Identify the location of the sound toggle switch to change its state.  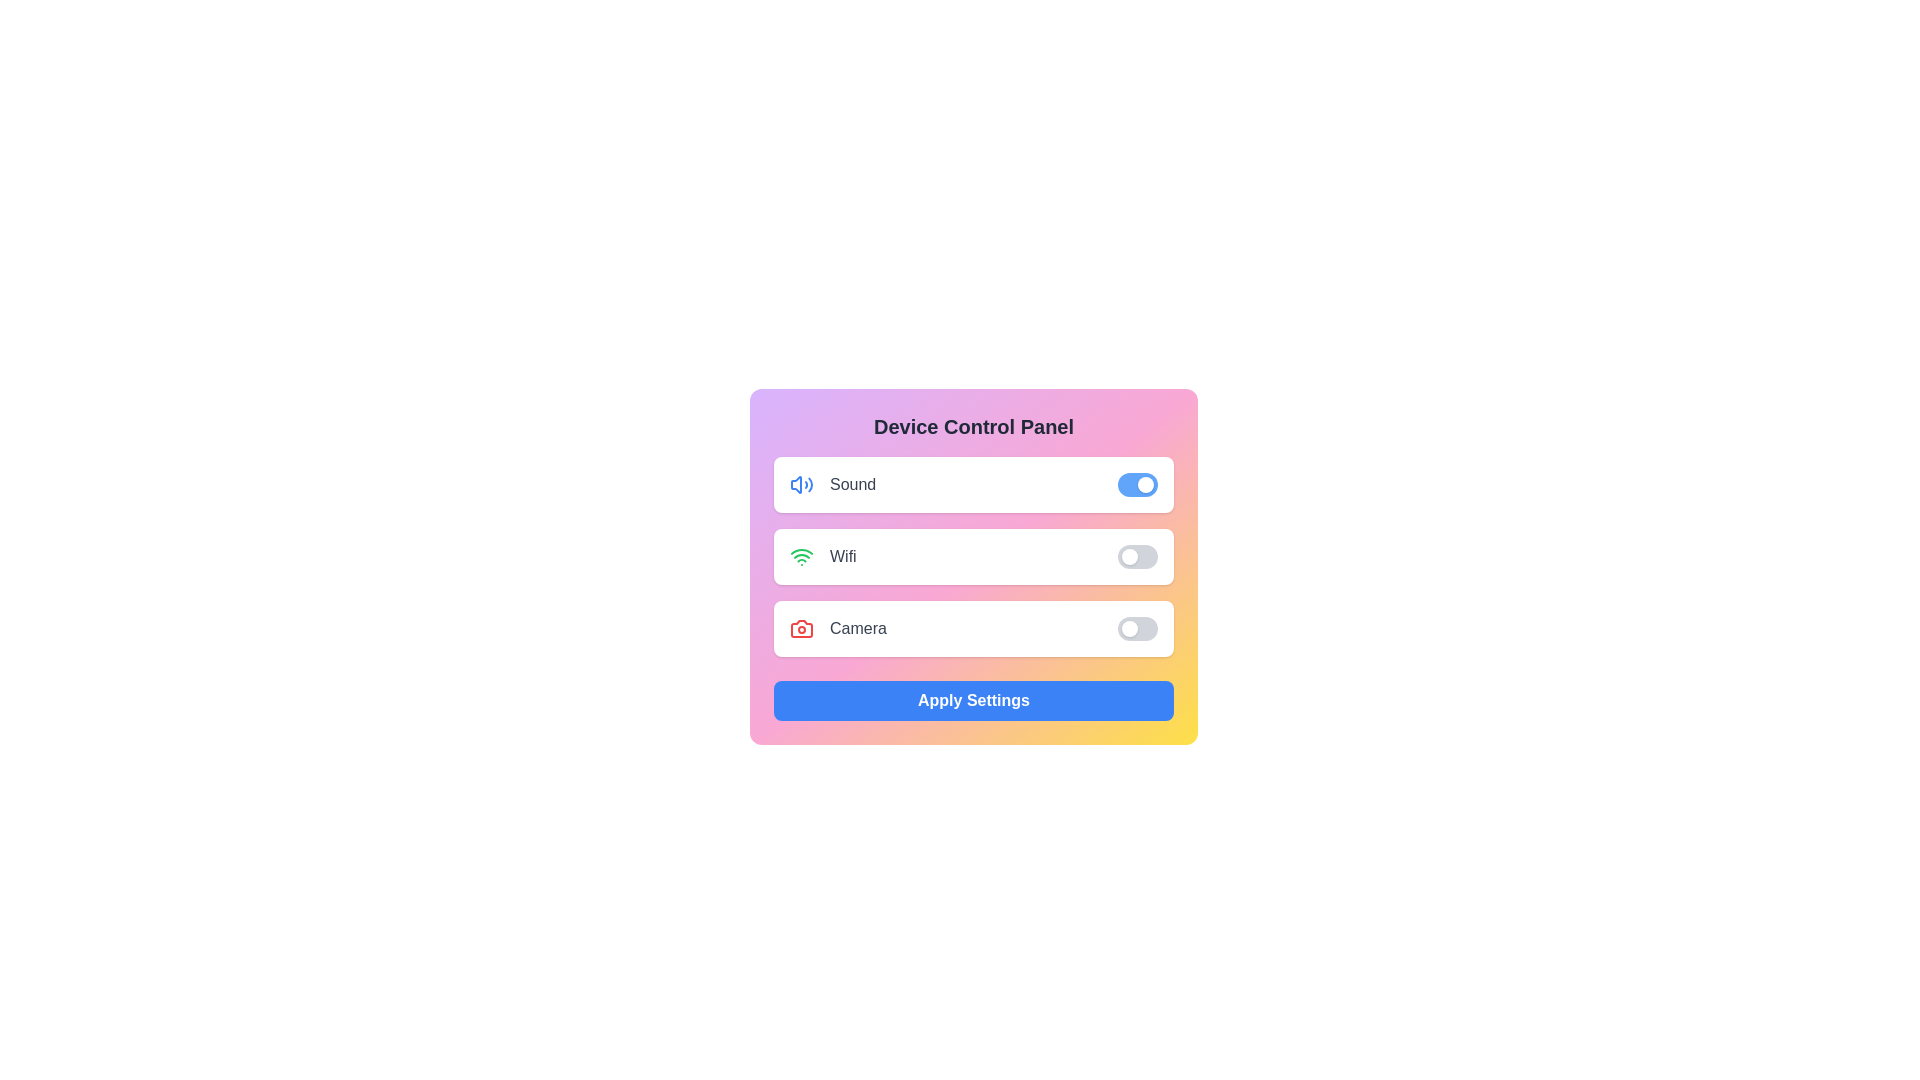
(1137, 485).